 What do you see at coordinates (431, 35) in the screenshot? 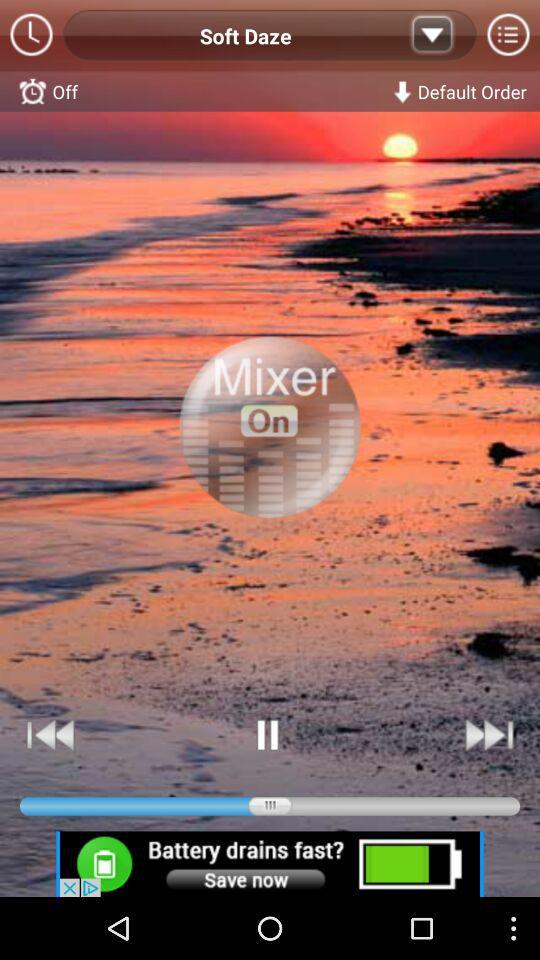
I see `drop down button` at bounding box center [431, 35].